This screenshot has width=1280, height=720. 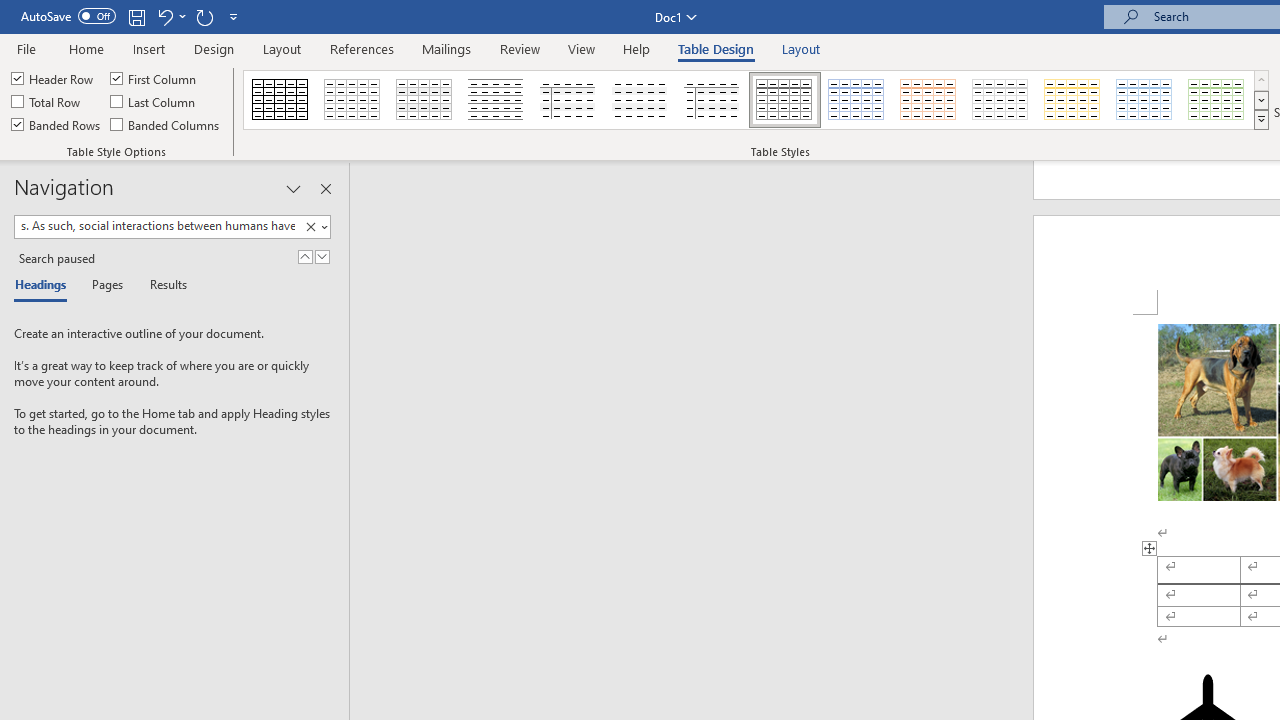 I want to click on 'Plain Table 5', so click(x=712, y=100).